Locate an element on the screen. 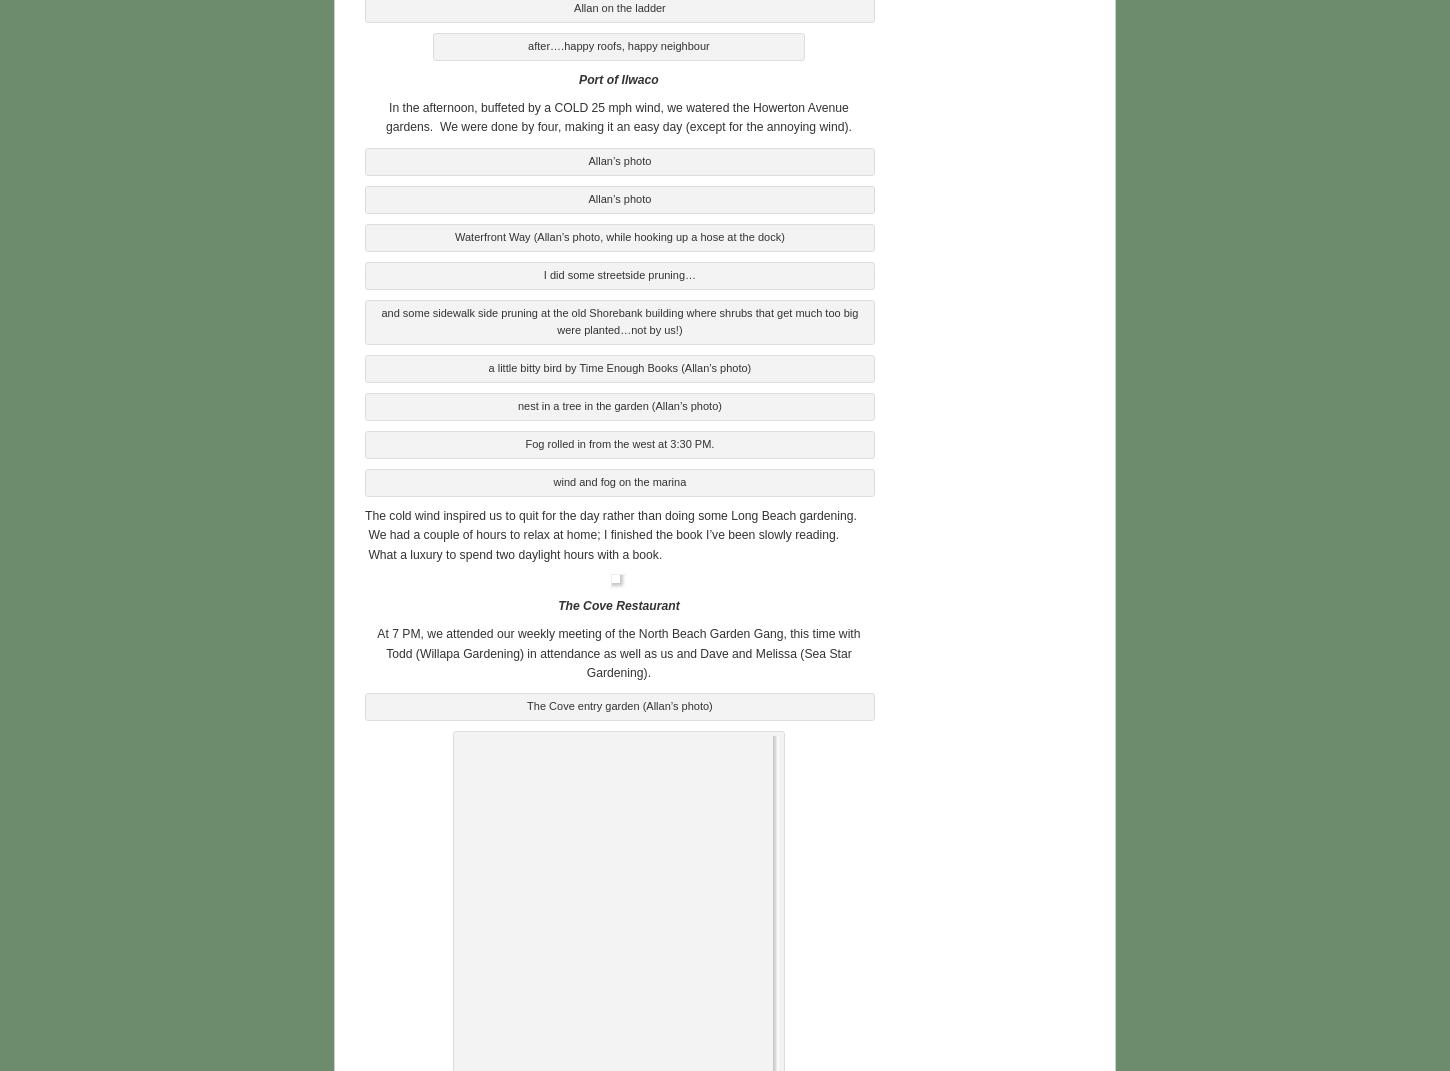 This screenshot has width=1450, height=1071. 'Port of Ilwaco' is located at coordinates (617, 76).